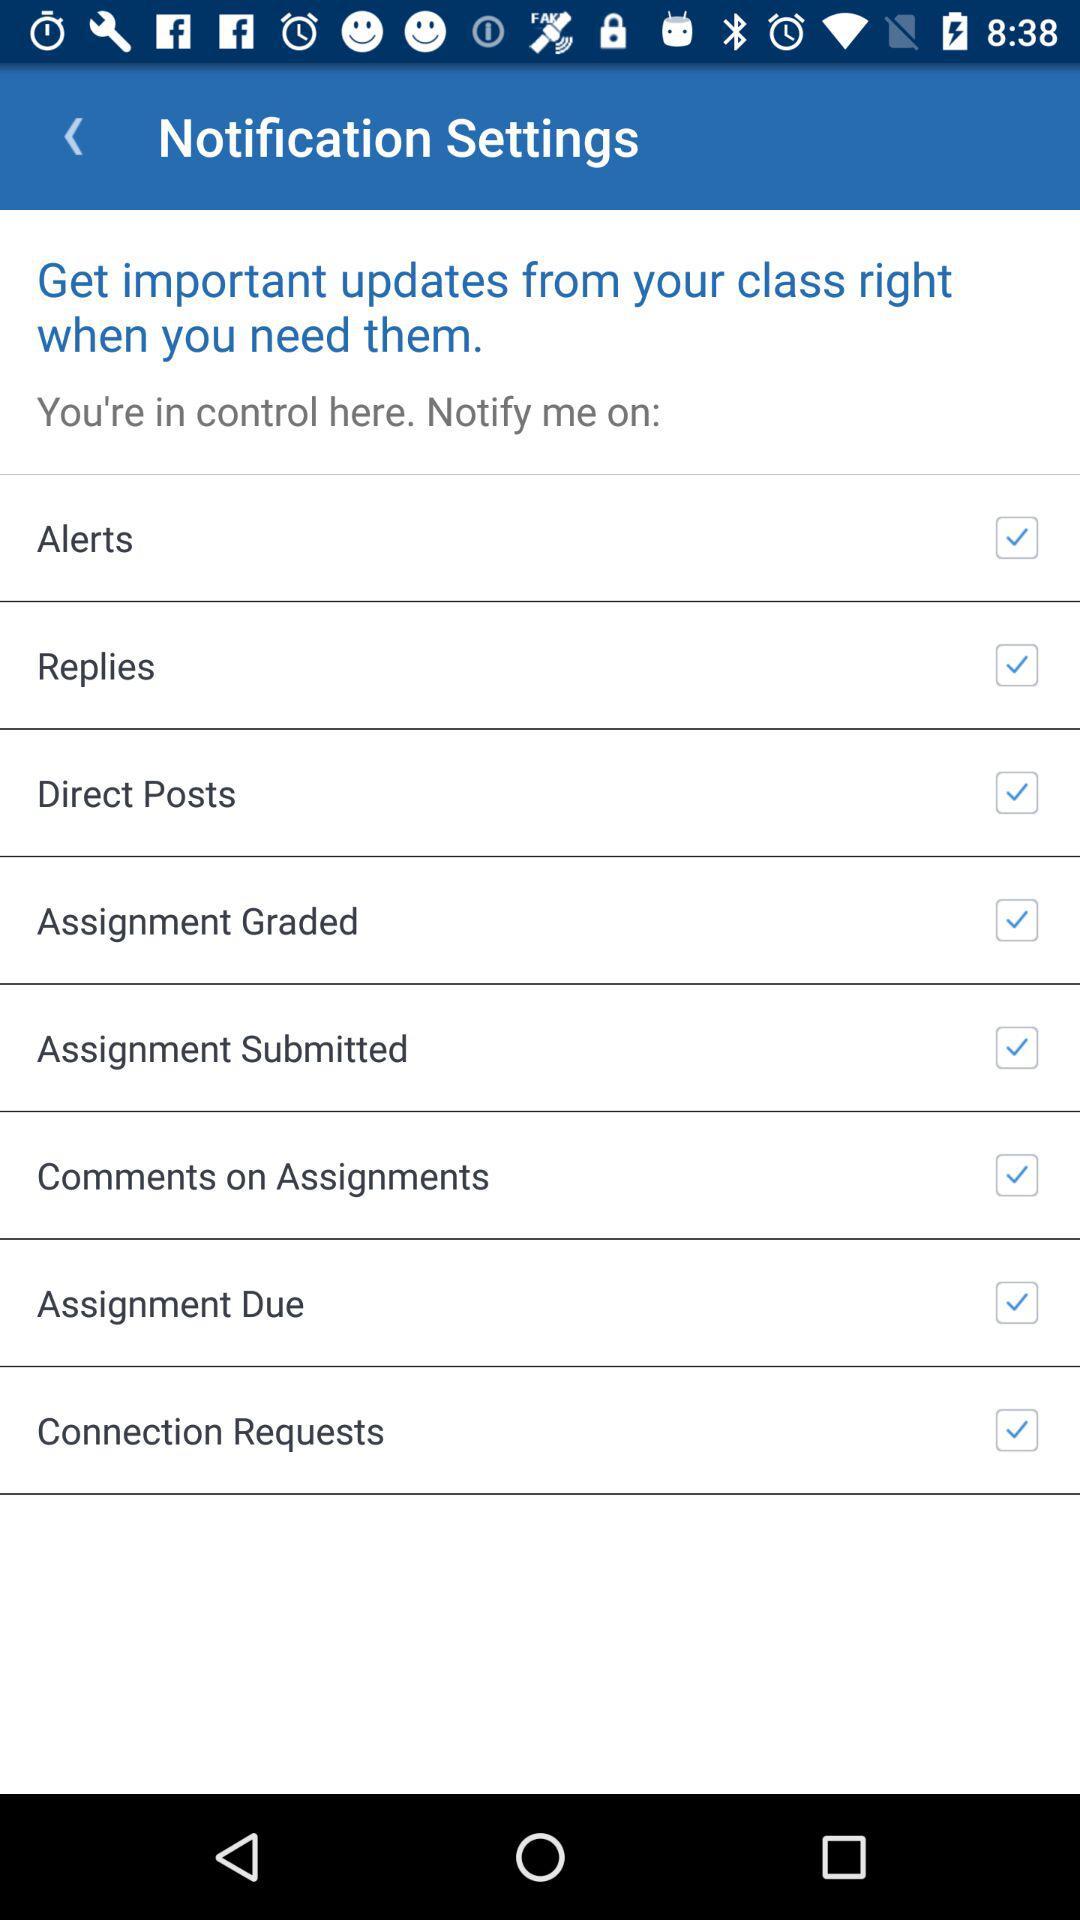  I want to click on icon above direct posts icon, so click(540, 665).